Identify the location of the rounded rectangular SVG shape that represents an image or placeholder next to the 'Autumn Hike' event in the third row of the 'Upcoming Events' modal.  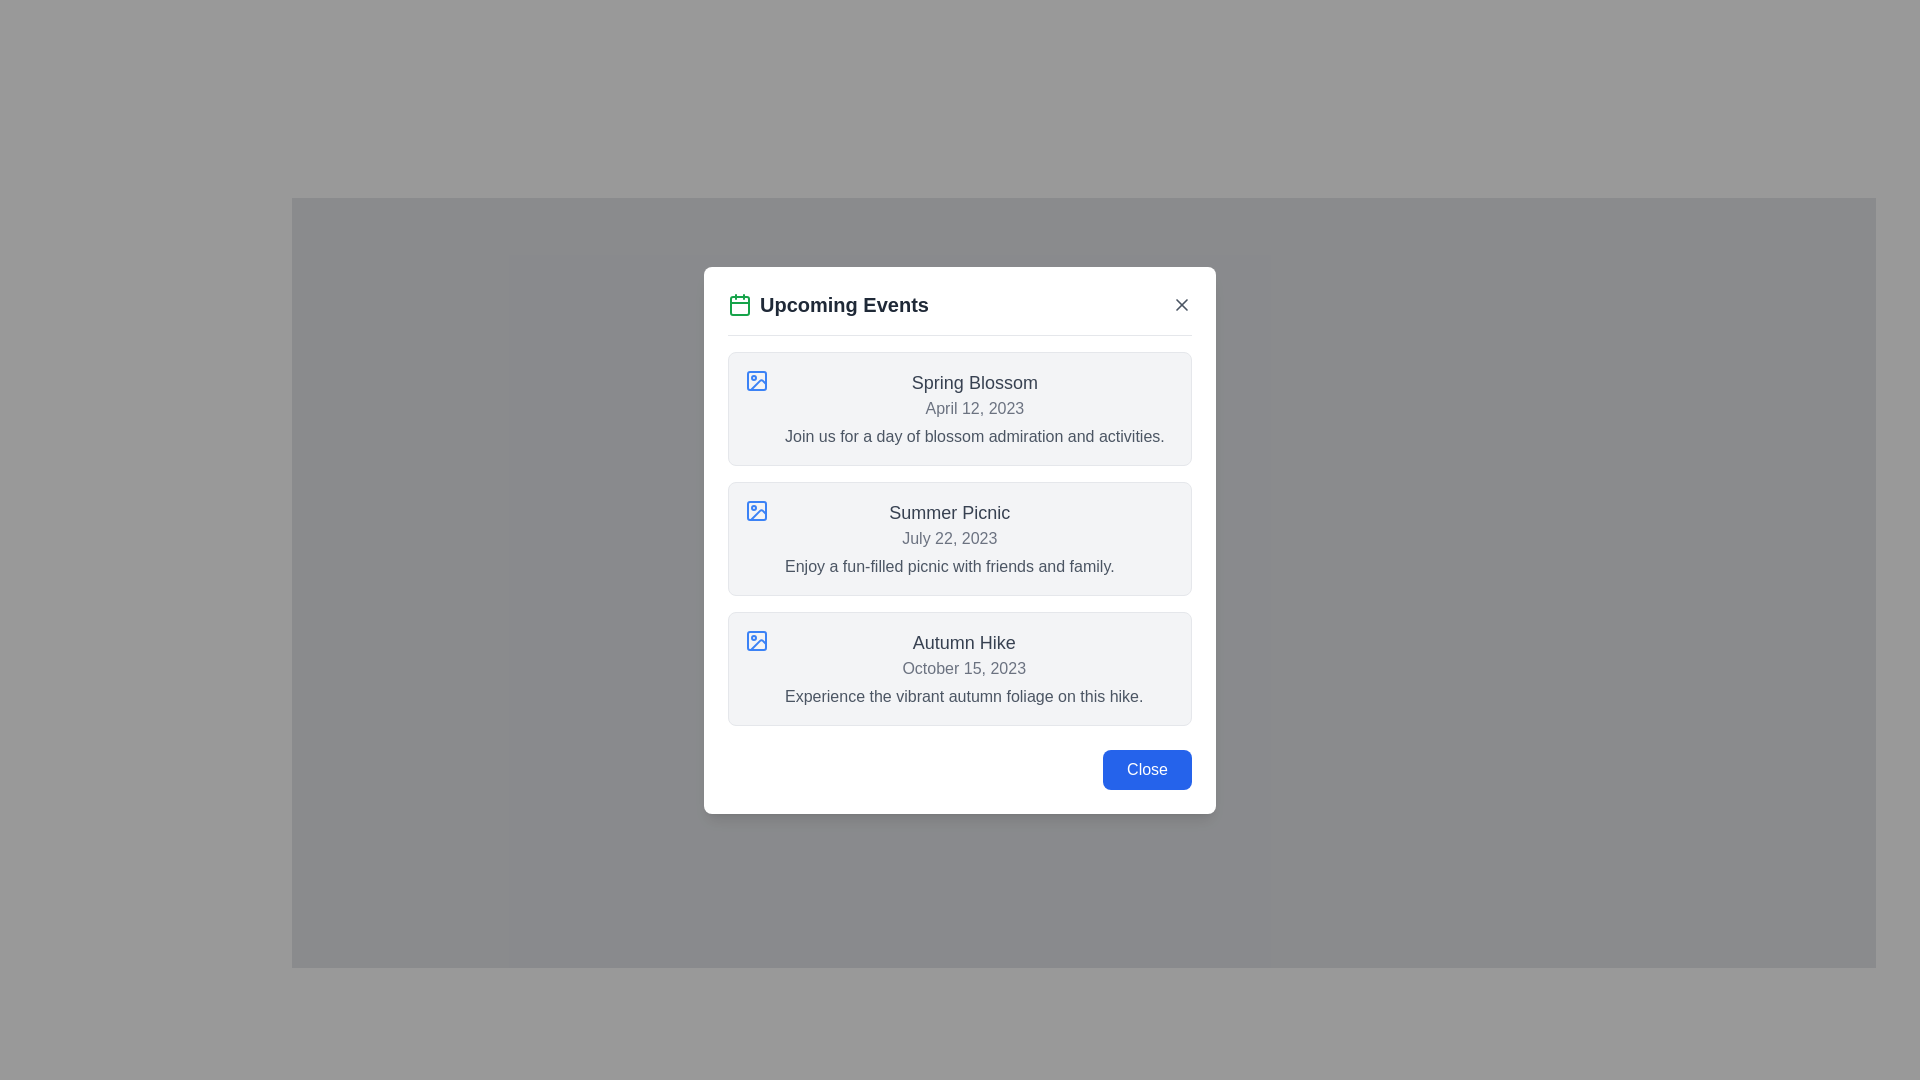
(756, 640).